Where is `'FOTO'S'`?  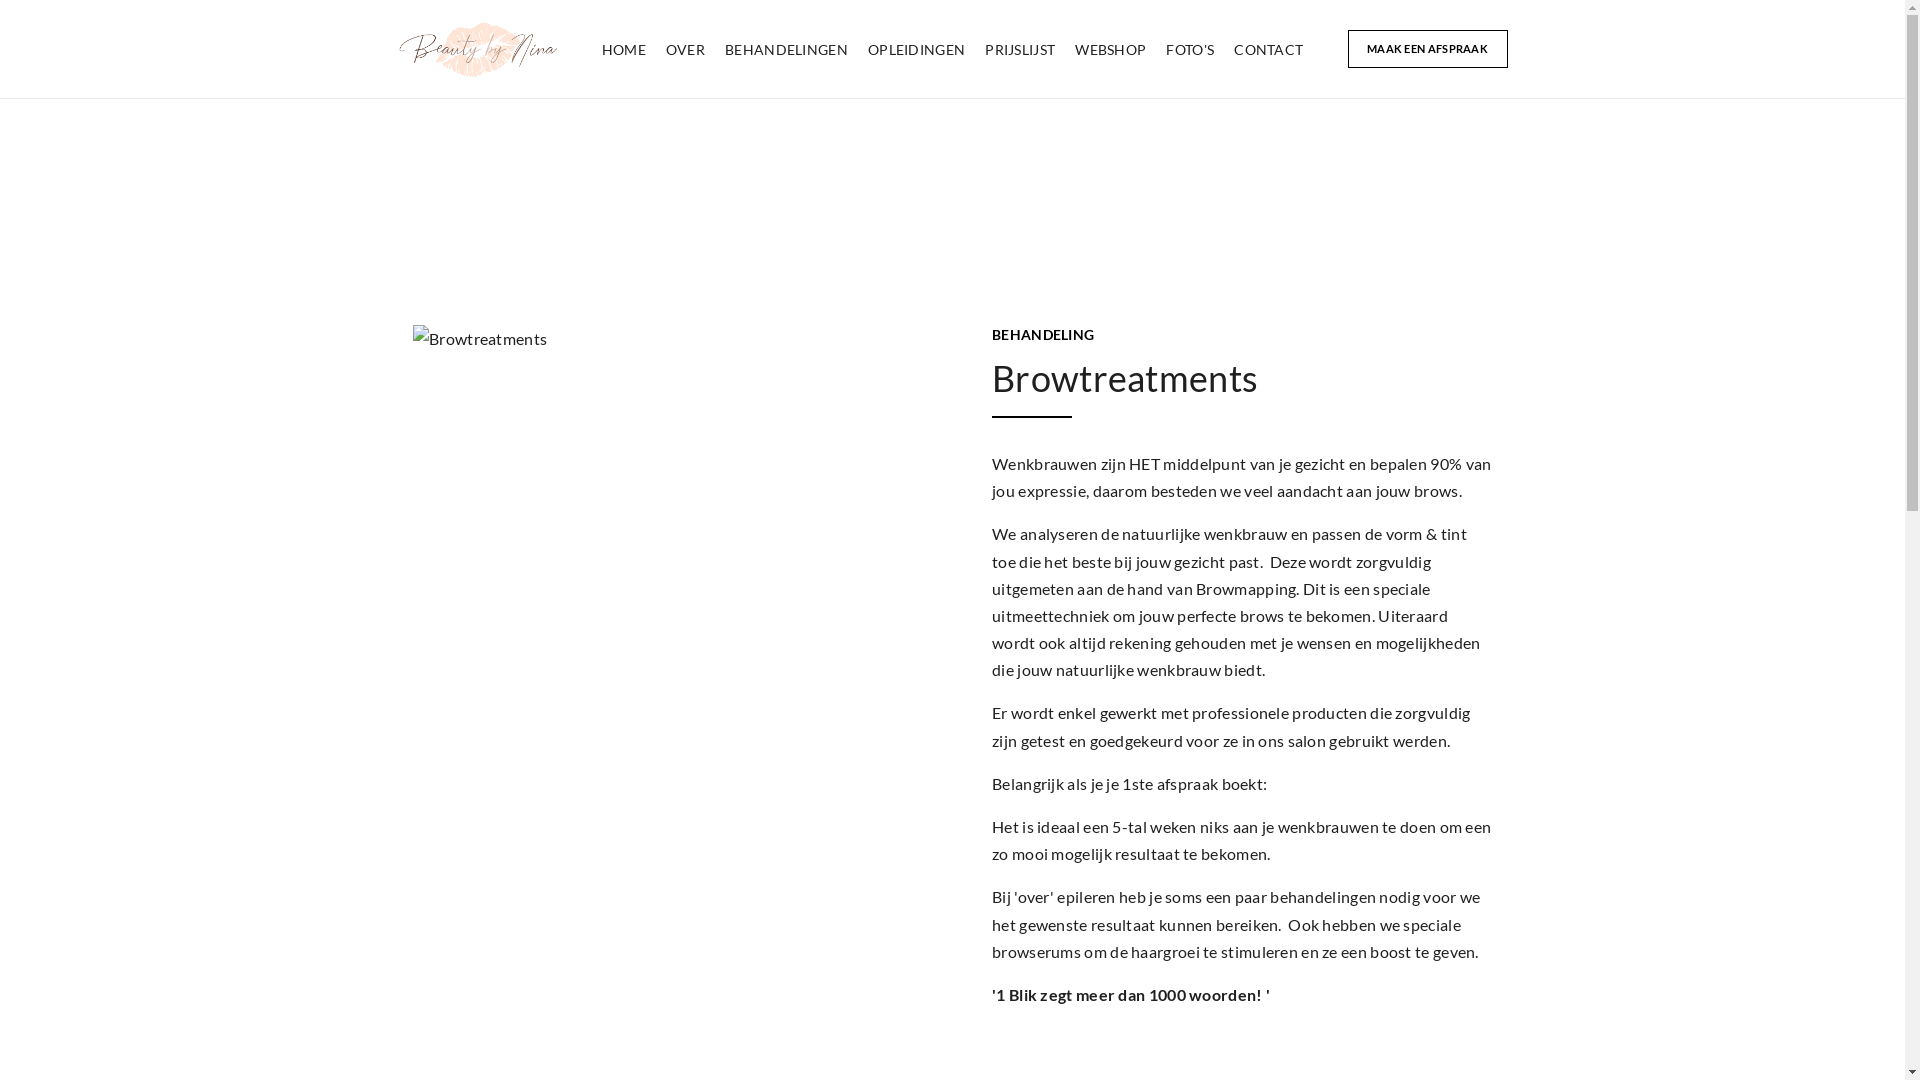
'FOTO'S' is located at coordinates (1190, 48).